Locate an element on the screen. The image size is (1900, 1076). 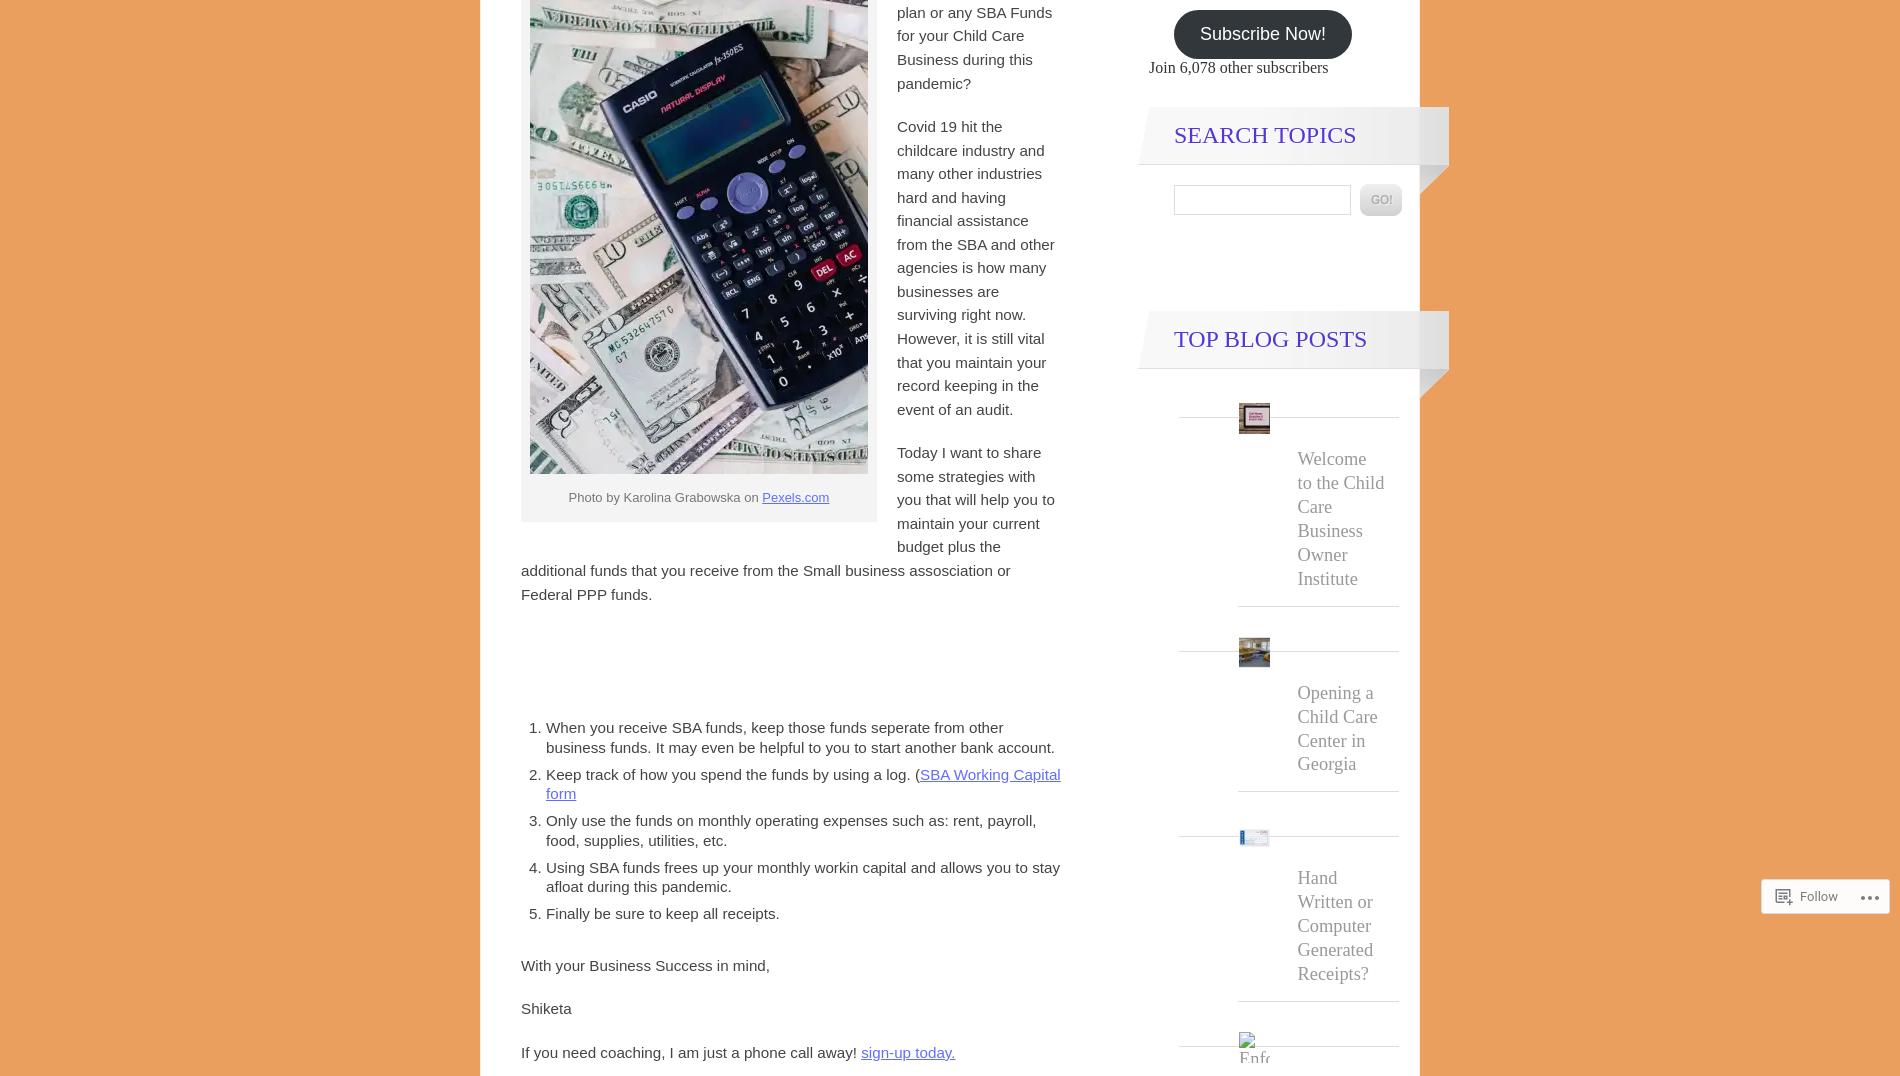
'Keep track of how you spend the funds by using a log. (' is located at coordinates (732, 773).